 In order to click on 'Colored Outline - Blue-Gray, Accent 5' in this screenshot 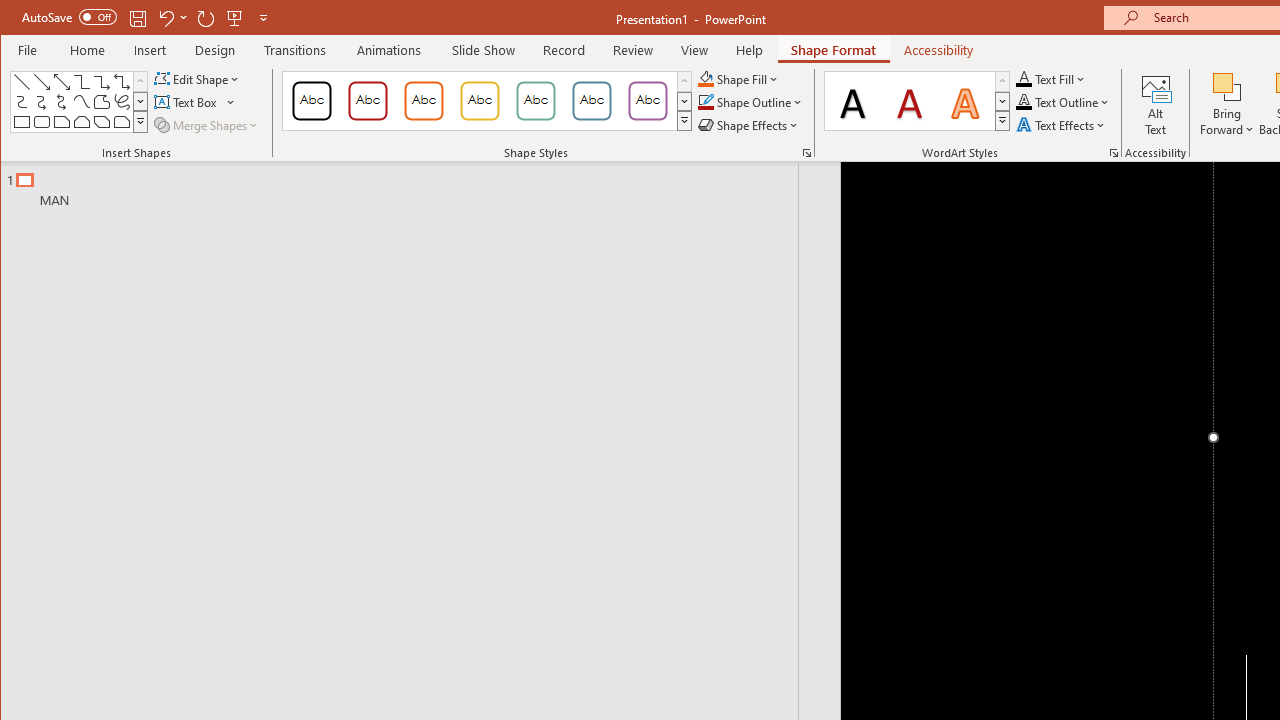, I will do `click(591, 100)`.